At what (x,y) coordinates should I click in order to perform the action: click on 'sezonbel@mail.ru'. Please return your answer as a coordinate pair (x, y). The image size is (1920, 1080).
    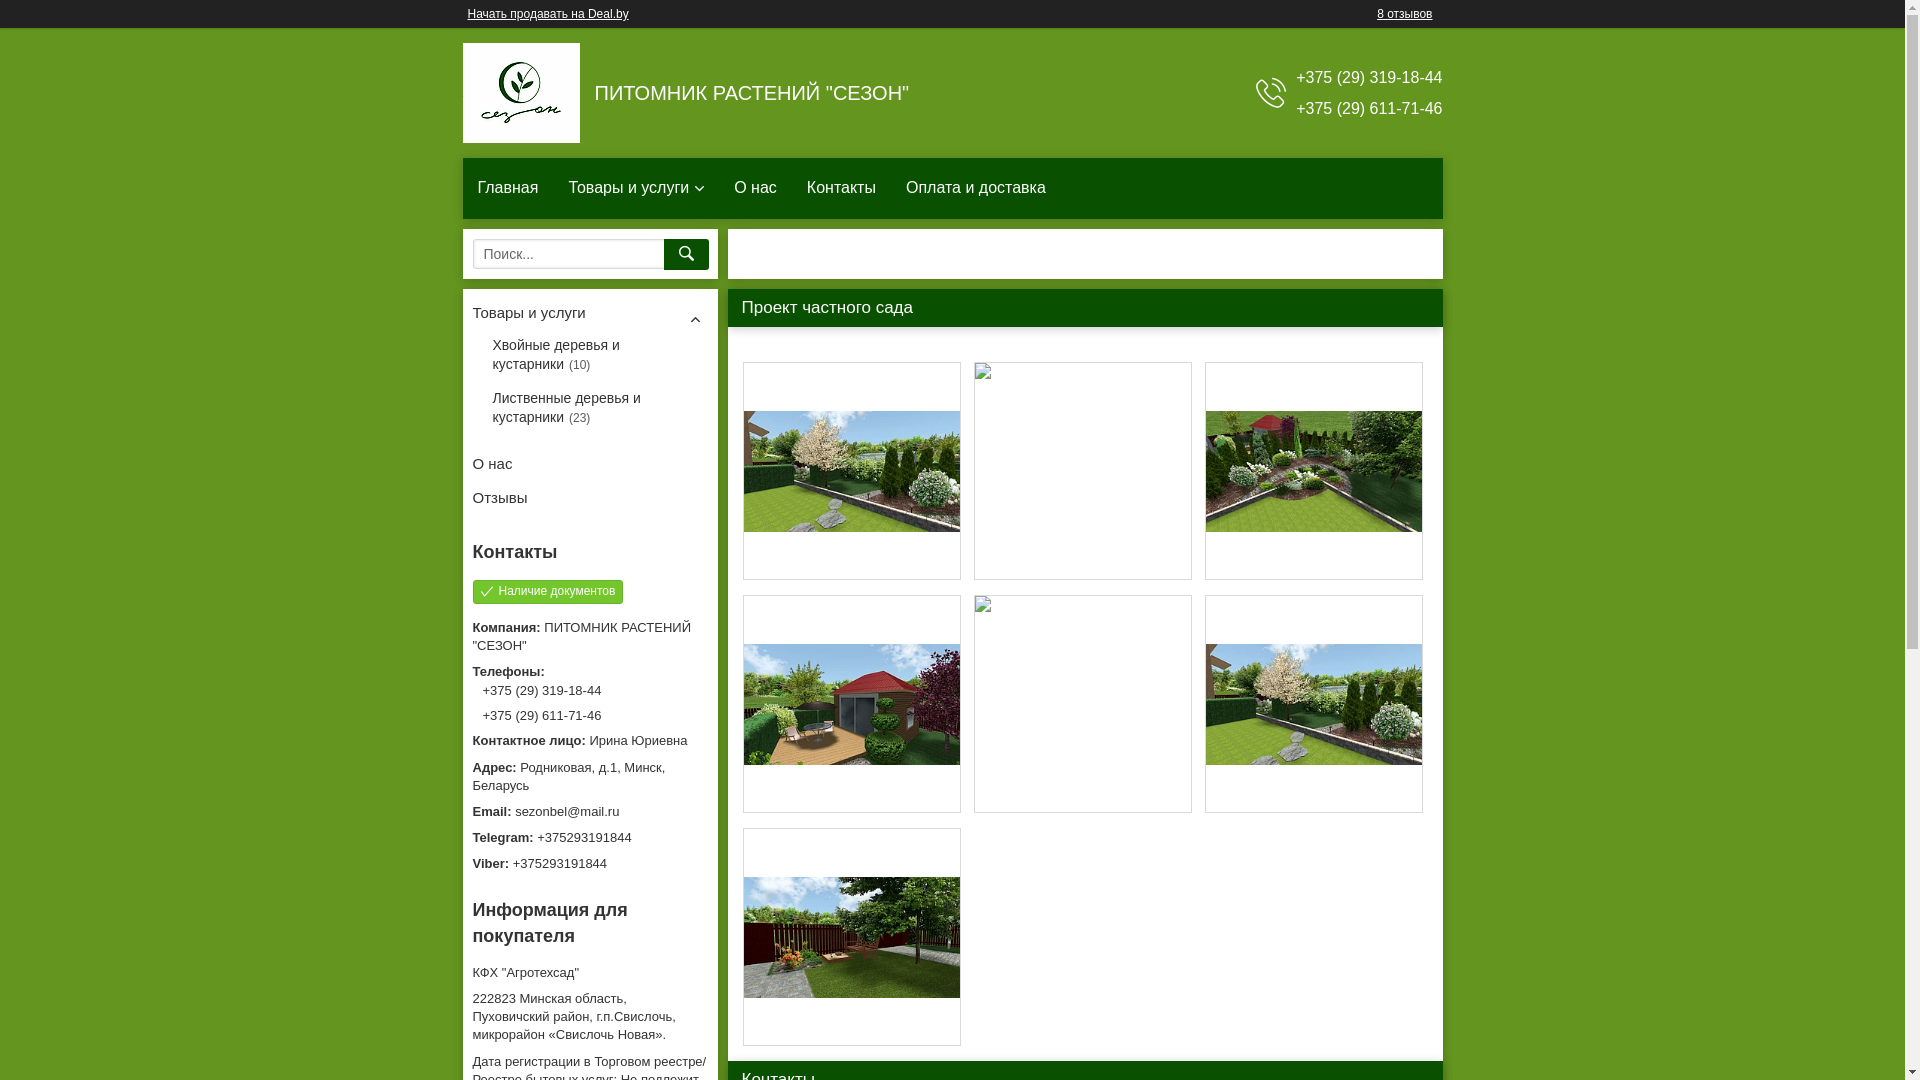
    Looking at the image, I should click on (588, 812).